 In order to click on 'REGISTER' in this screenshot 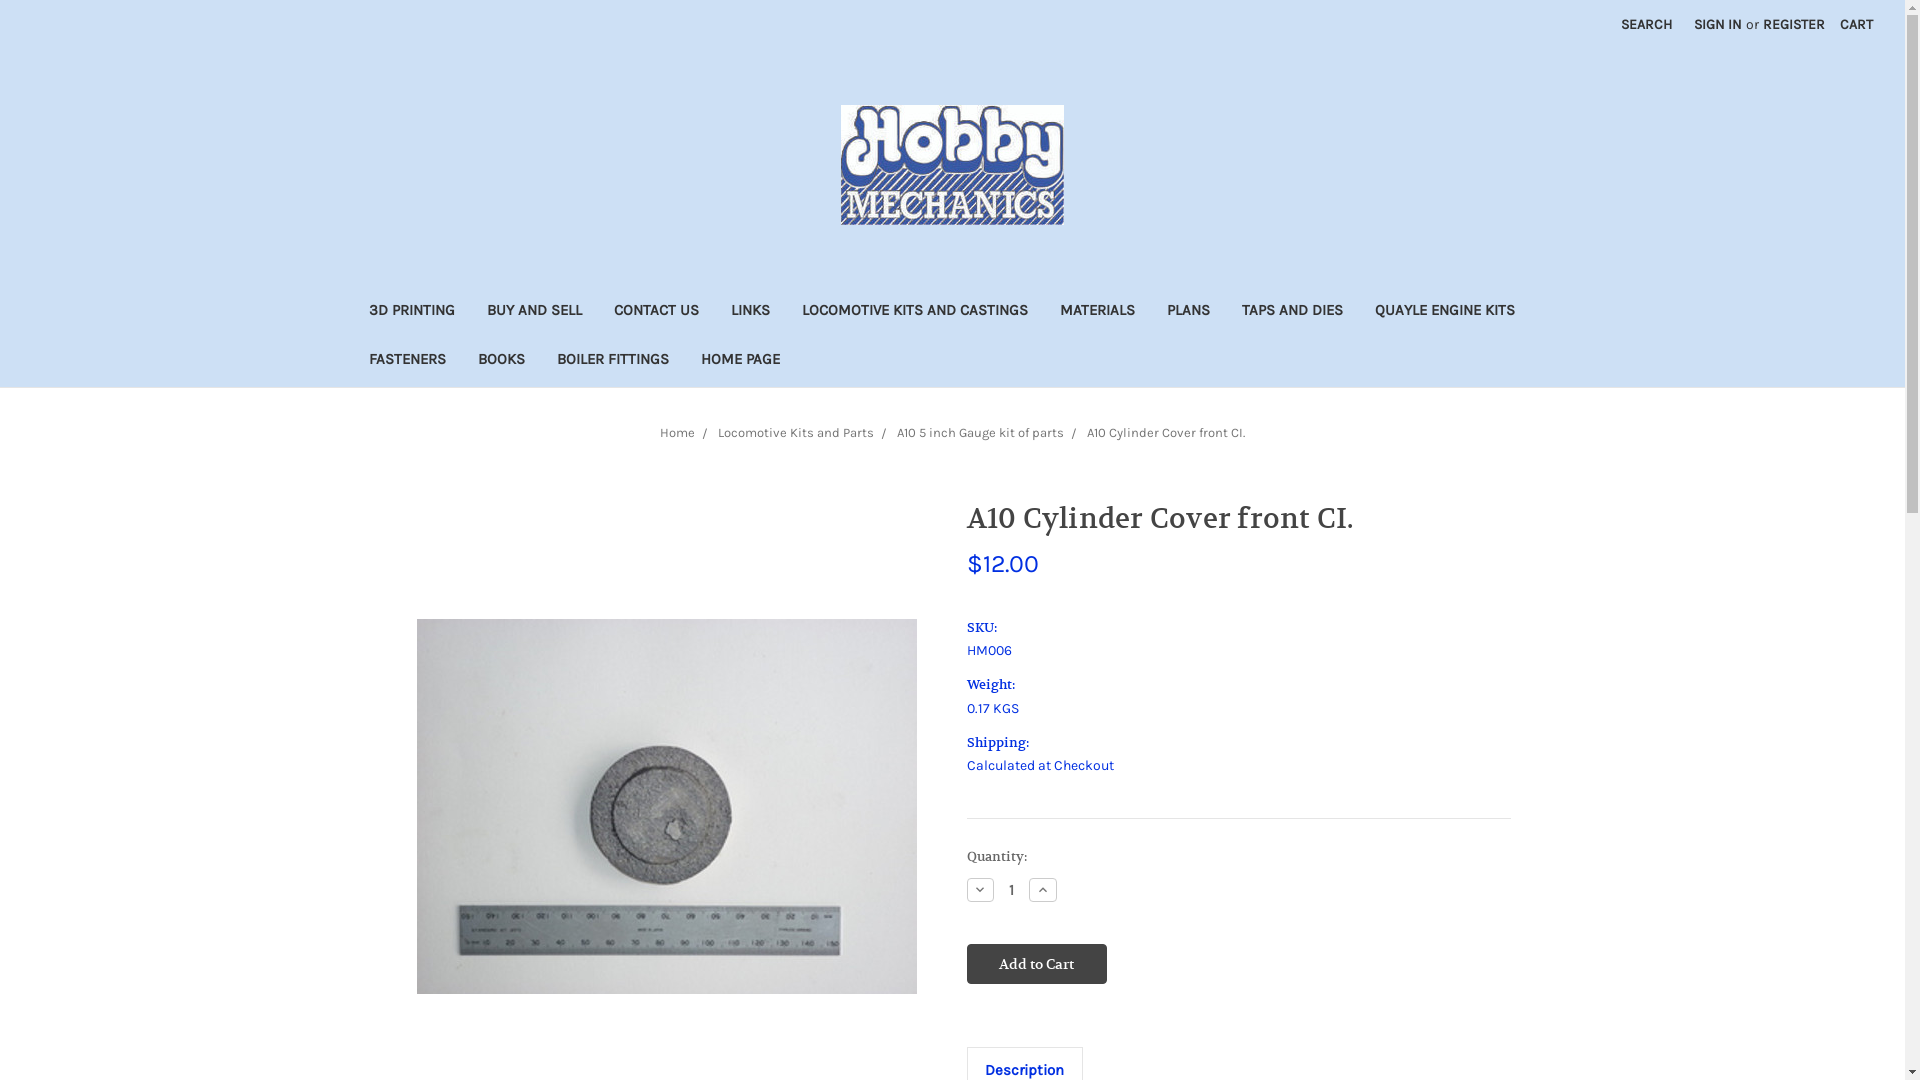, I will do `click(1794, 24)`.